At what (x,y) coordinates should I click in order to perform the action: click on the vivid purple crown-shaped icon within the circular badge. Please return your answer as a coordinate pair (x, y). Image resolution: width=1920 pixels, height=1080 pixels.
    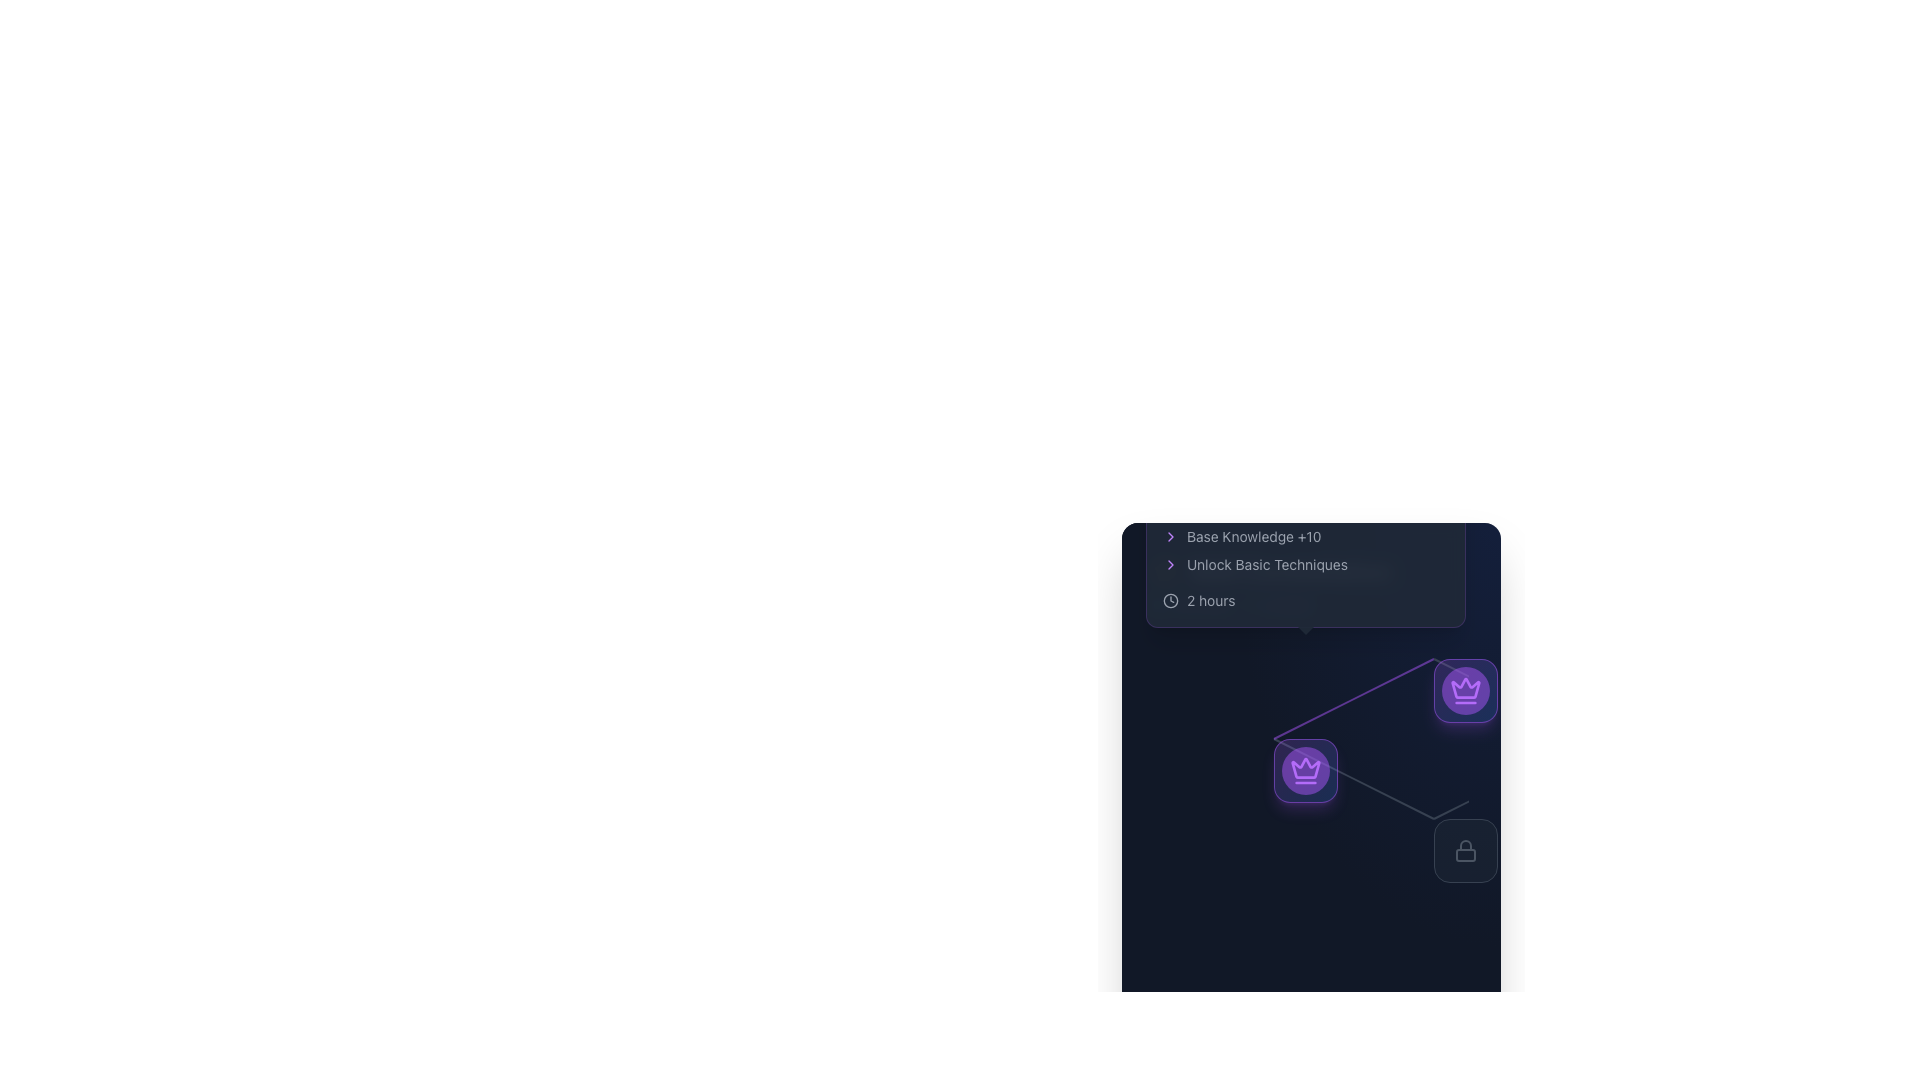
    Looking at the image, I should click on (1465, 689).